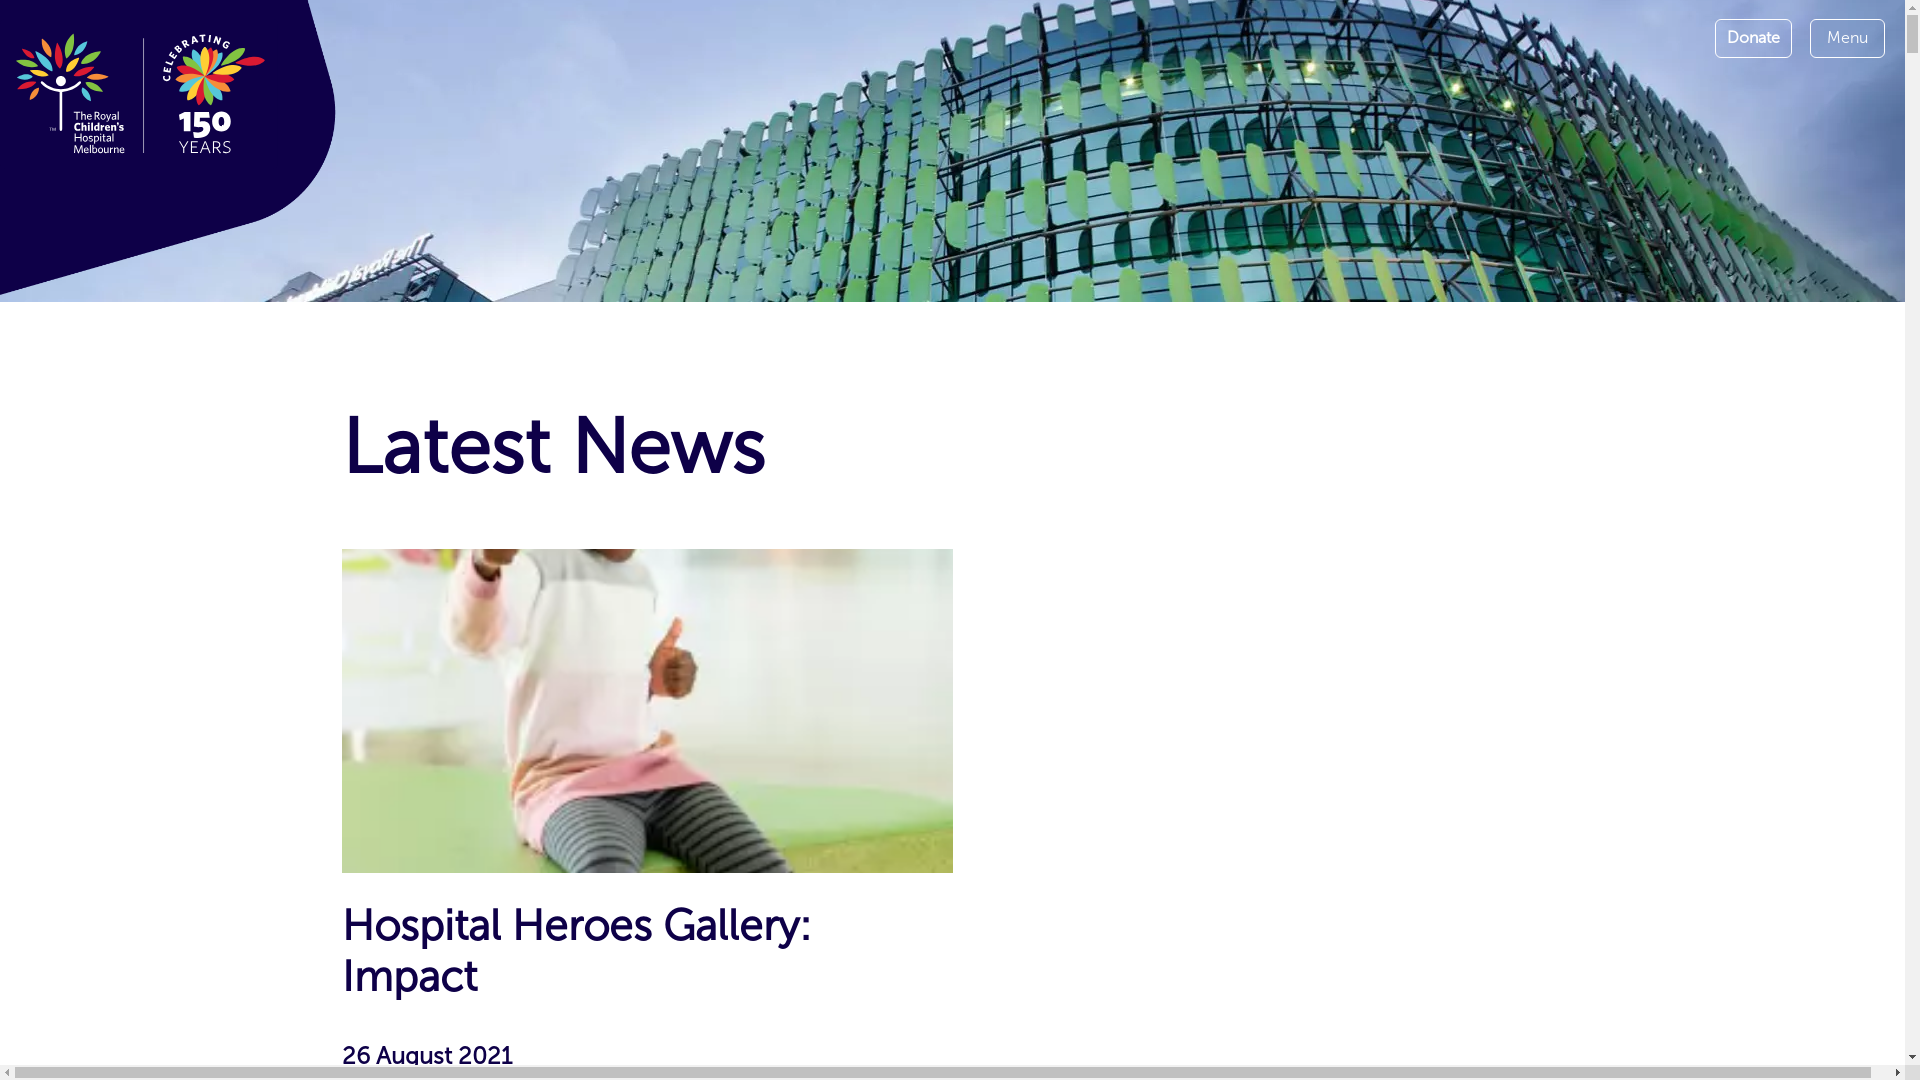 The height and width of the screenshot is (1080, 1920). I want to click on 'Donate', so click(1752, 38).